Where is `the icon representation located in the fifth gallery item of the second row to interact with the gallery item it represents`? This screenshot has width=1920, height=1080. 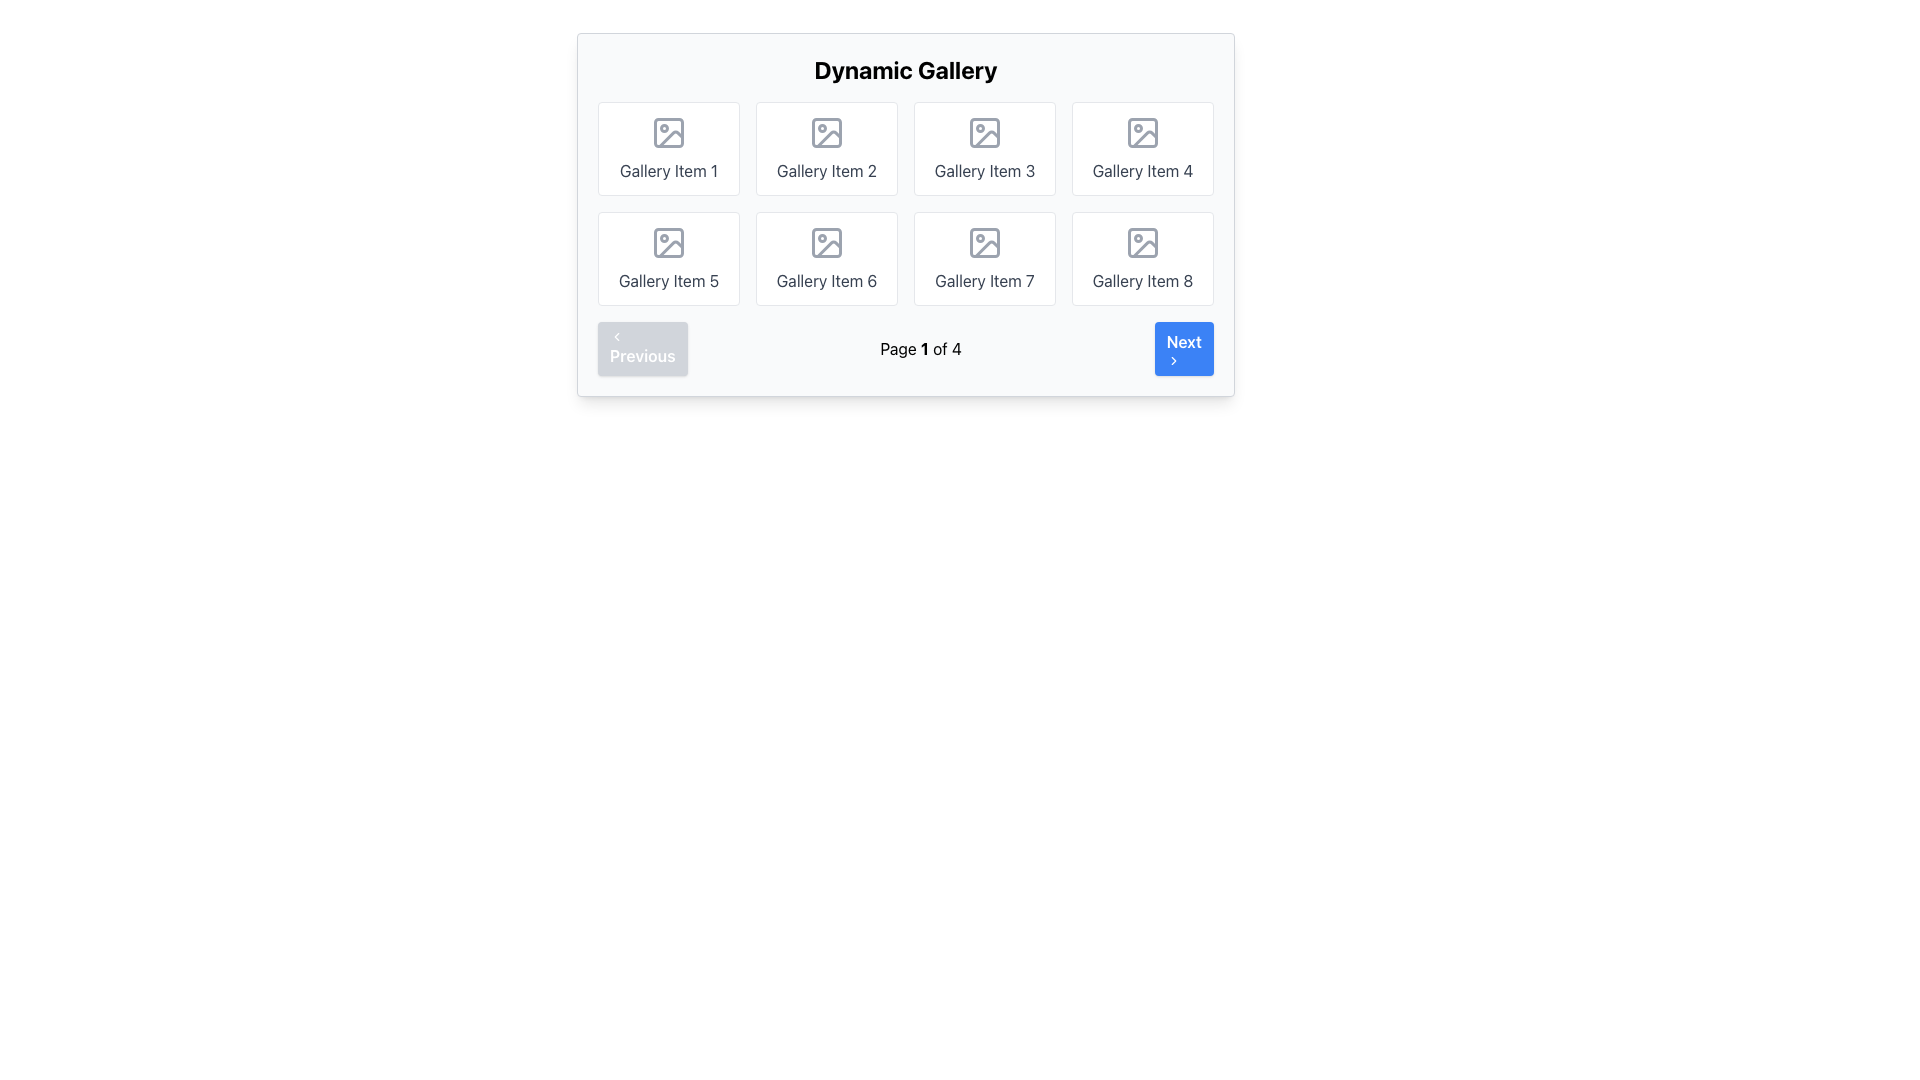 the icon representation located in the fifth gallery item of the second row to interact with the gallery item it represents is located at coordinates (668, 242).